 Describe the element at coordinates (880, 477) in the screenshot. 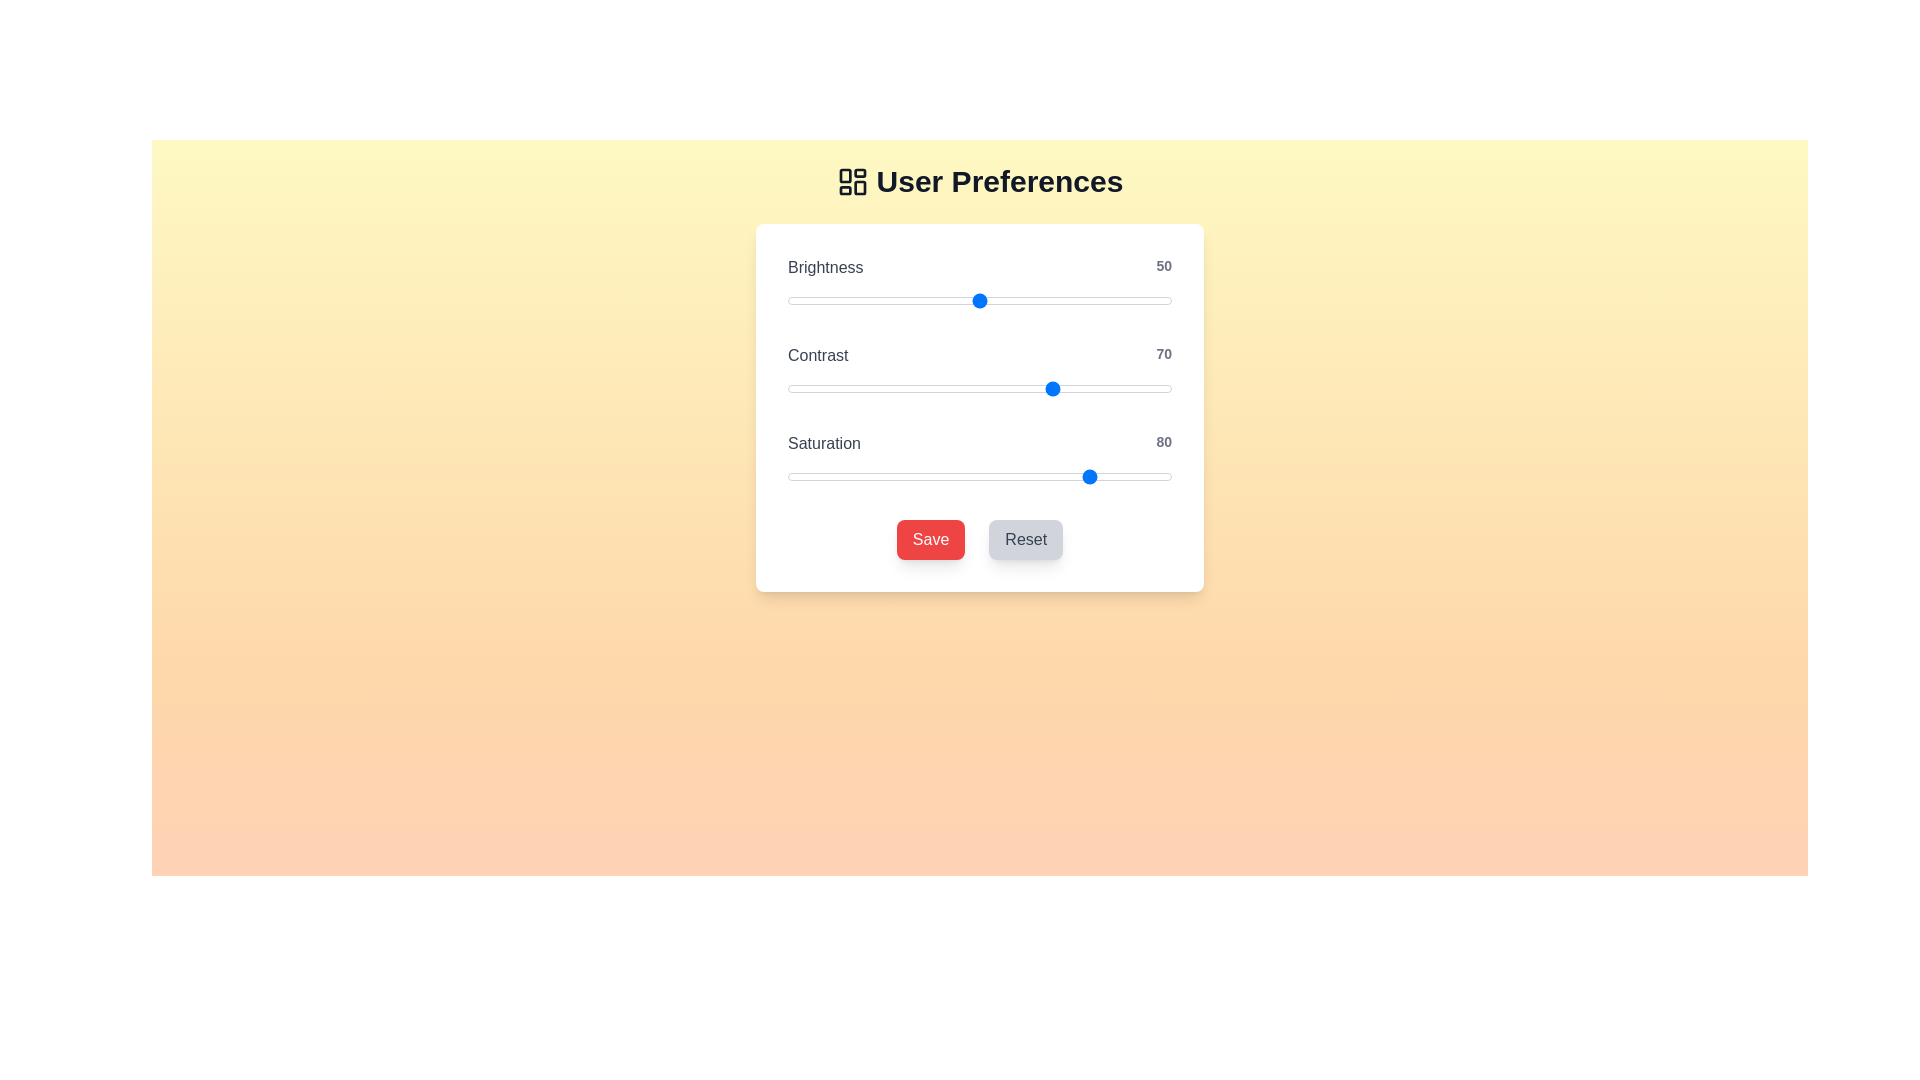

I see `the 'Saturation' slider to 24` at that location.